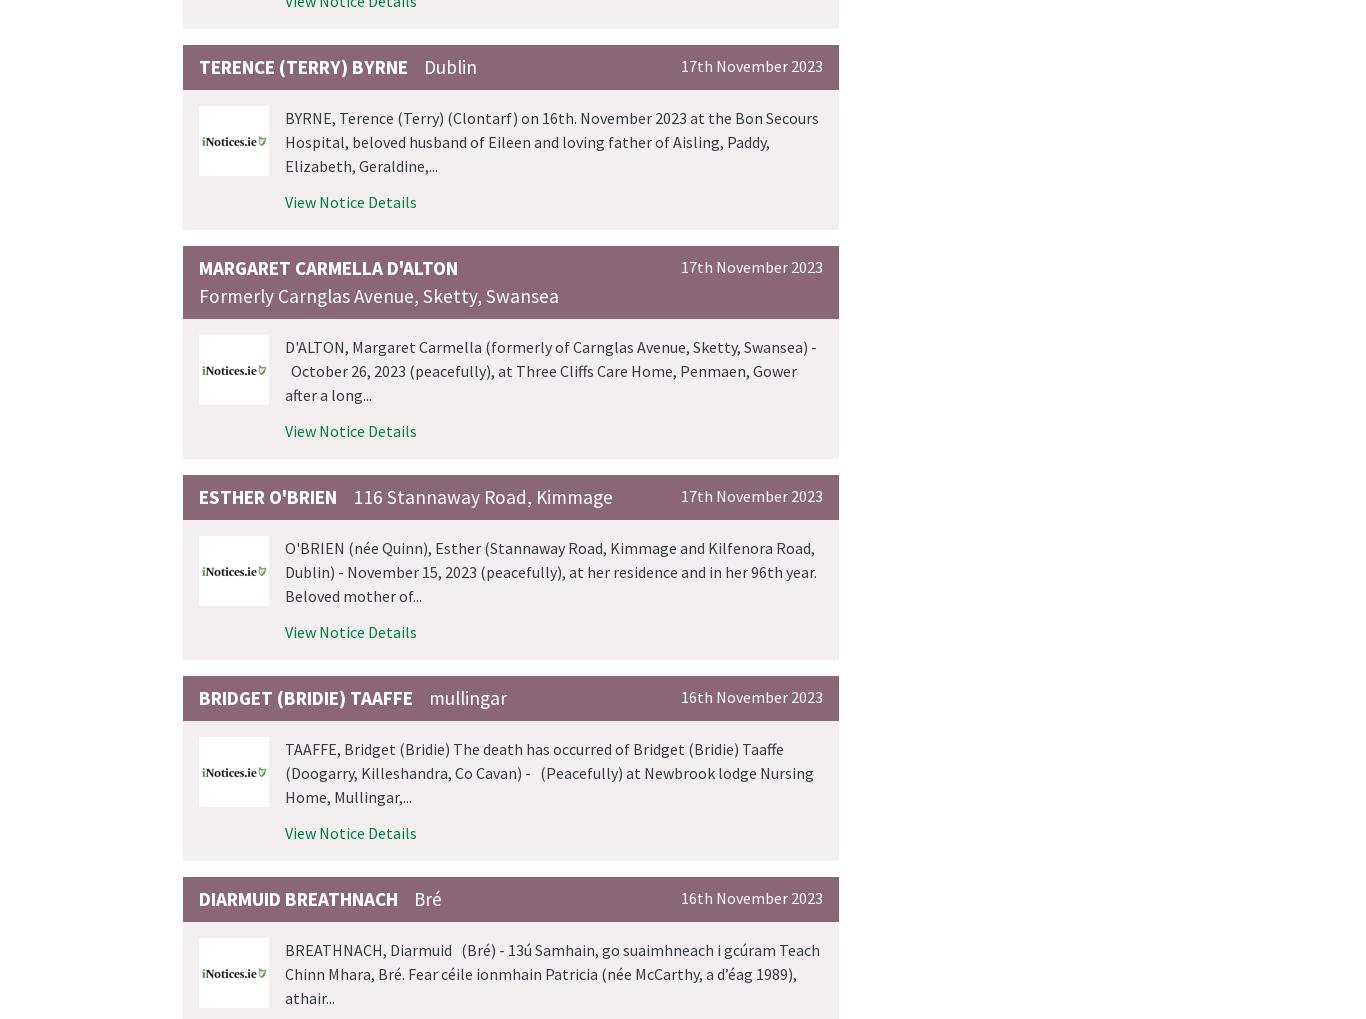 This screenshot has width=1366, height=1019. Describe the element at coordinates (378, 295) in the screenshot. I see `'Formerly Carnglas Avenue, Sketty, Swansea'` at that location.